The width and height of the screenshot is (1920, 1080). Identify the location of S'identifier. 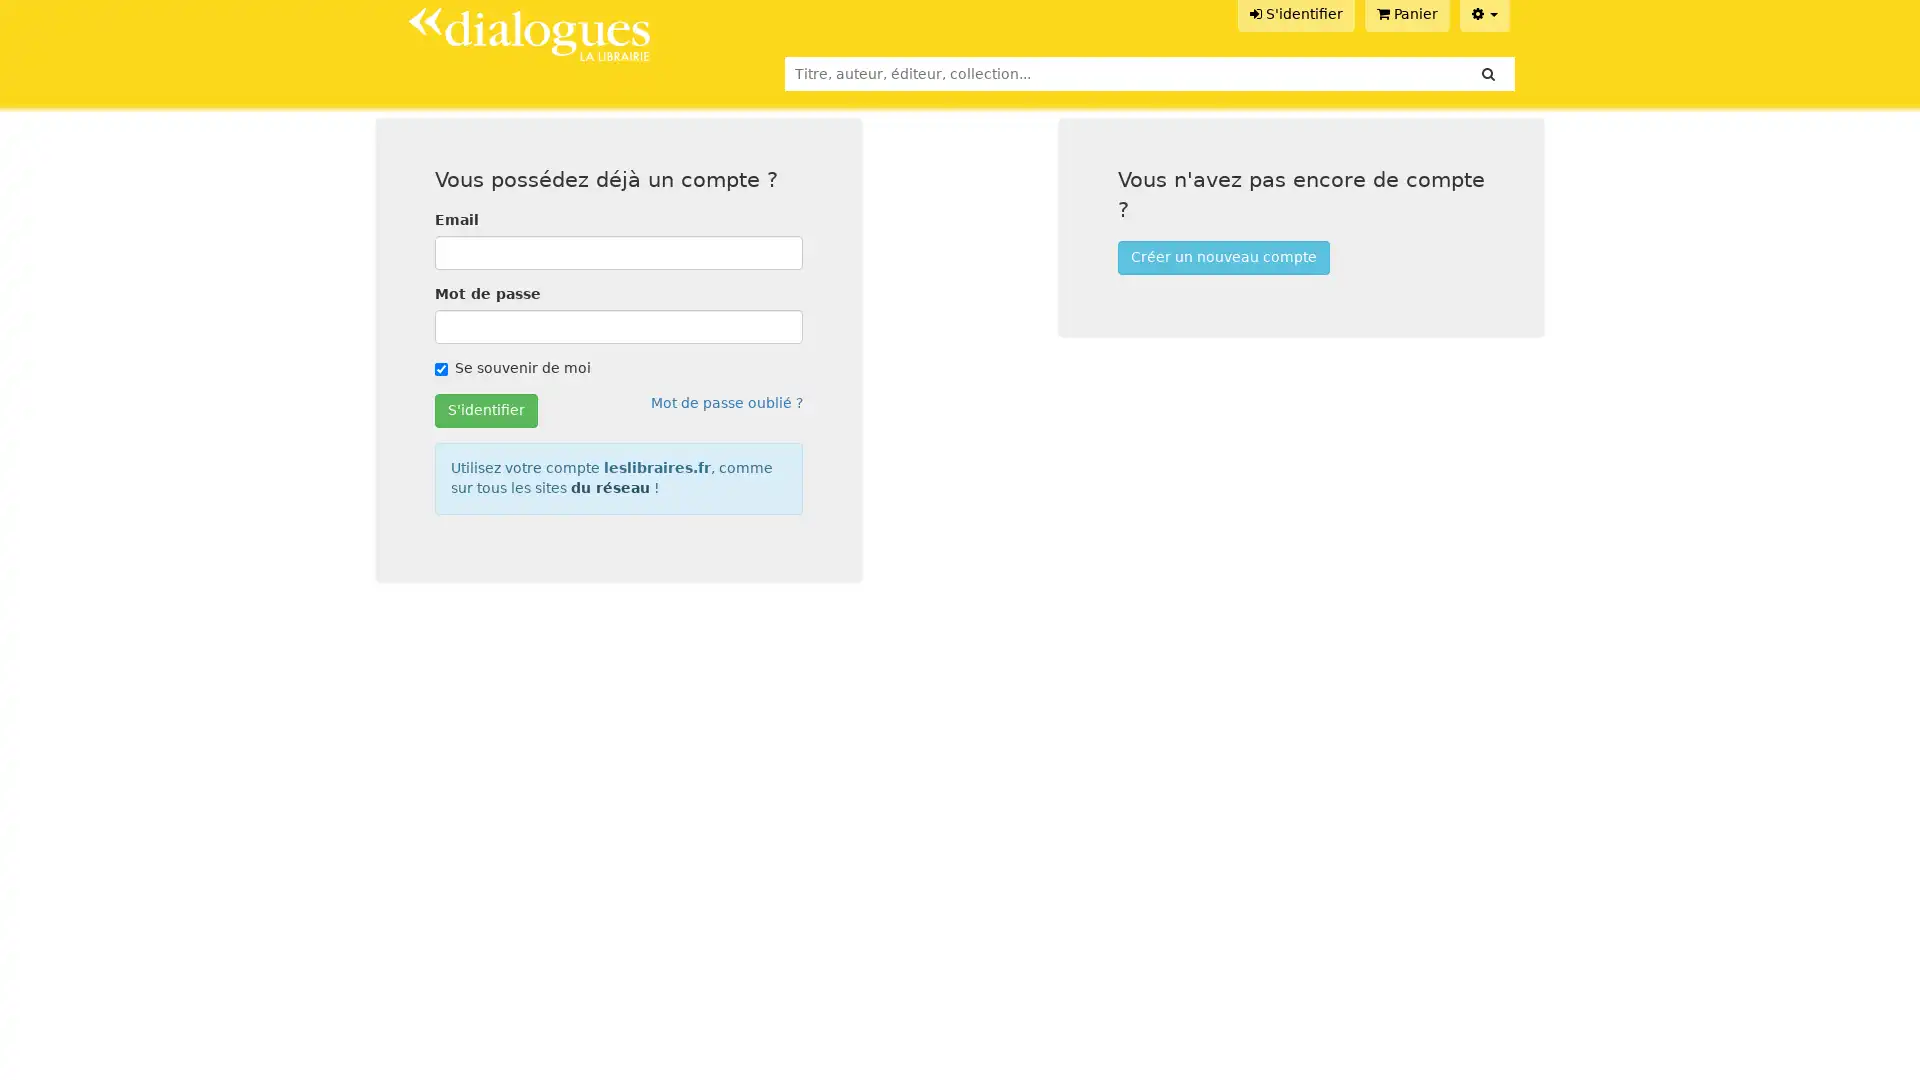
(486, 408).